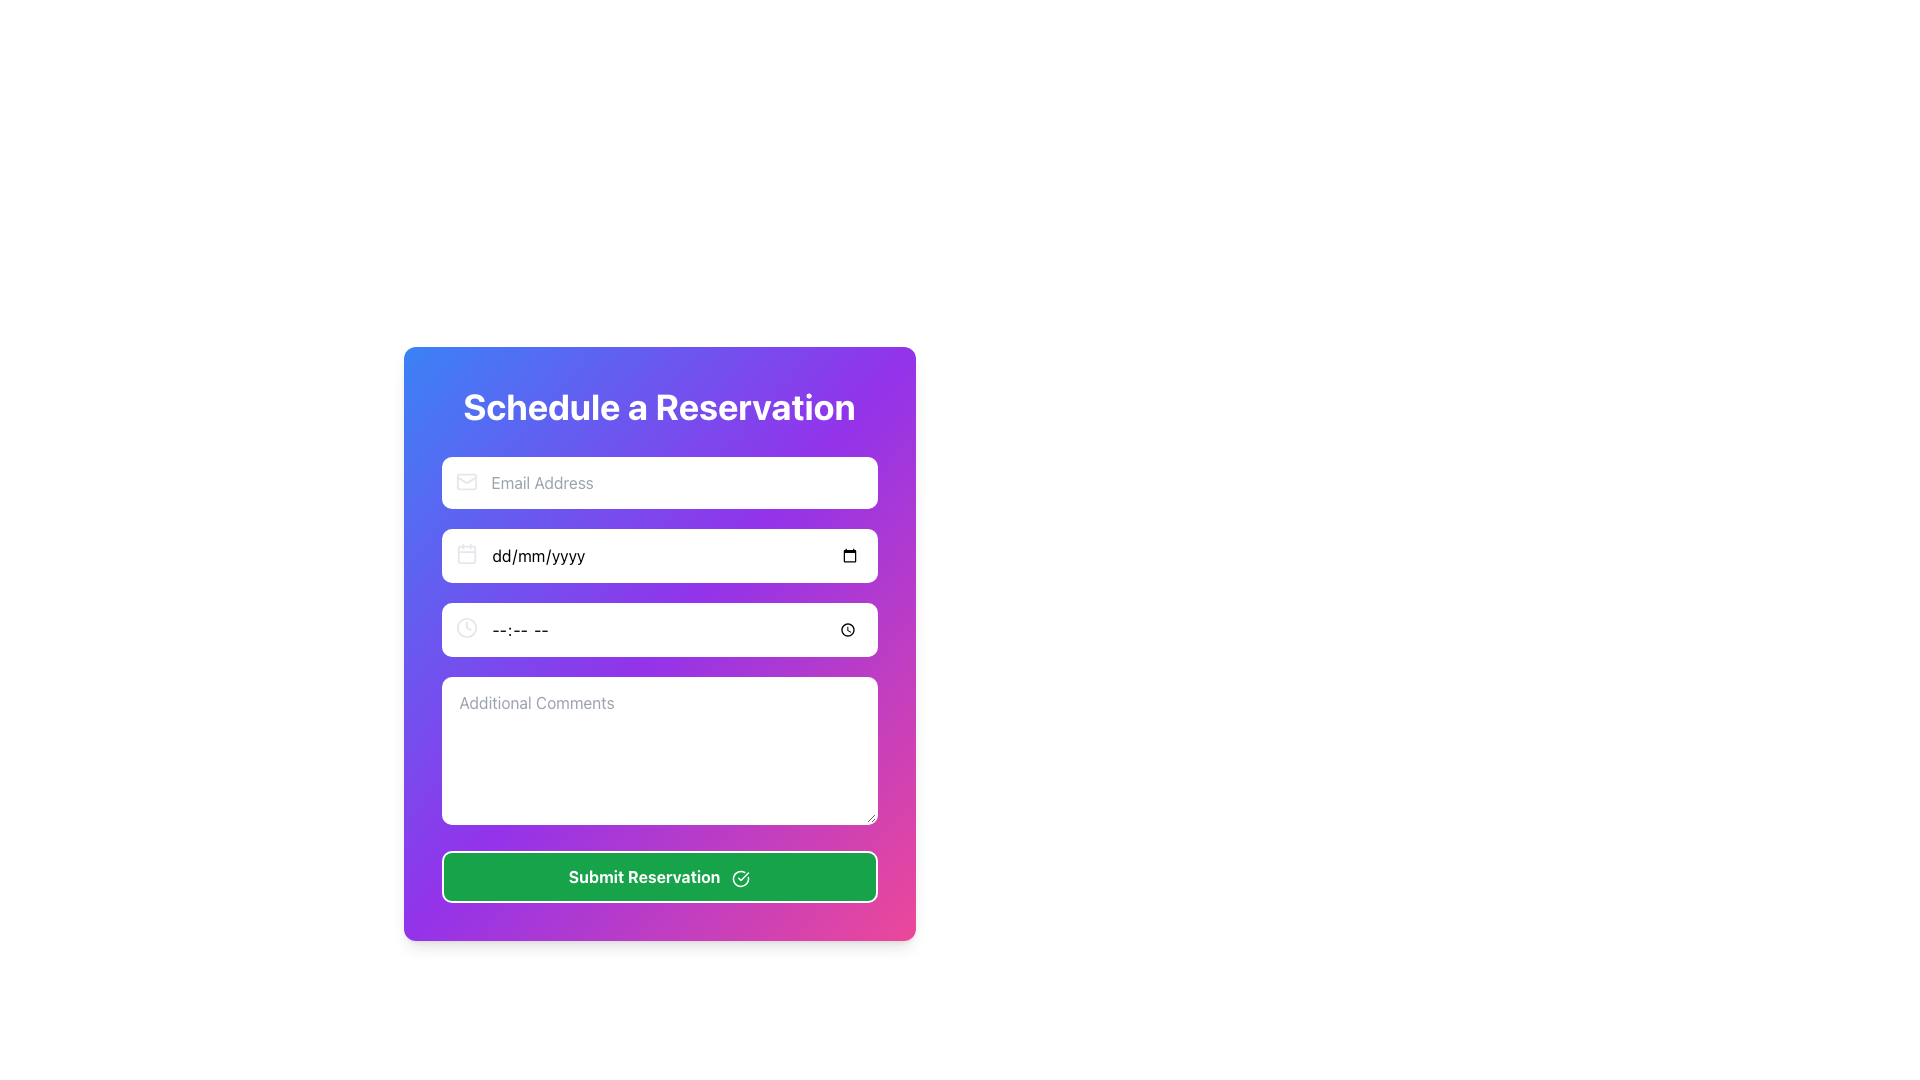  Describe the element at coordinates (659, 753) in the screenshot. I see `the large white textarea input field labeled 'Additional Comments' to focus on it` at that location.